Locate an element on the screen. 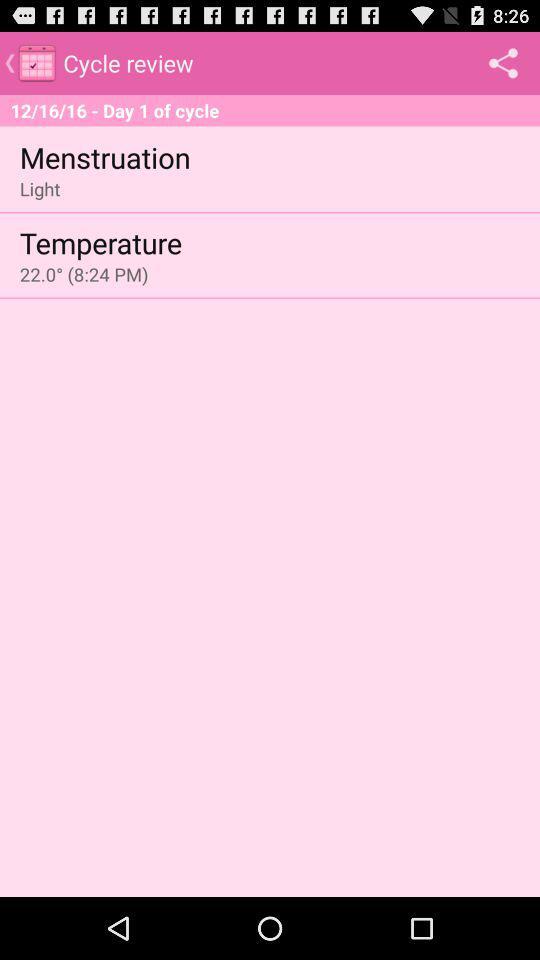 The image size is (540, 960). the temperature is located at coordinates (100, 241).